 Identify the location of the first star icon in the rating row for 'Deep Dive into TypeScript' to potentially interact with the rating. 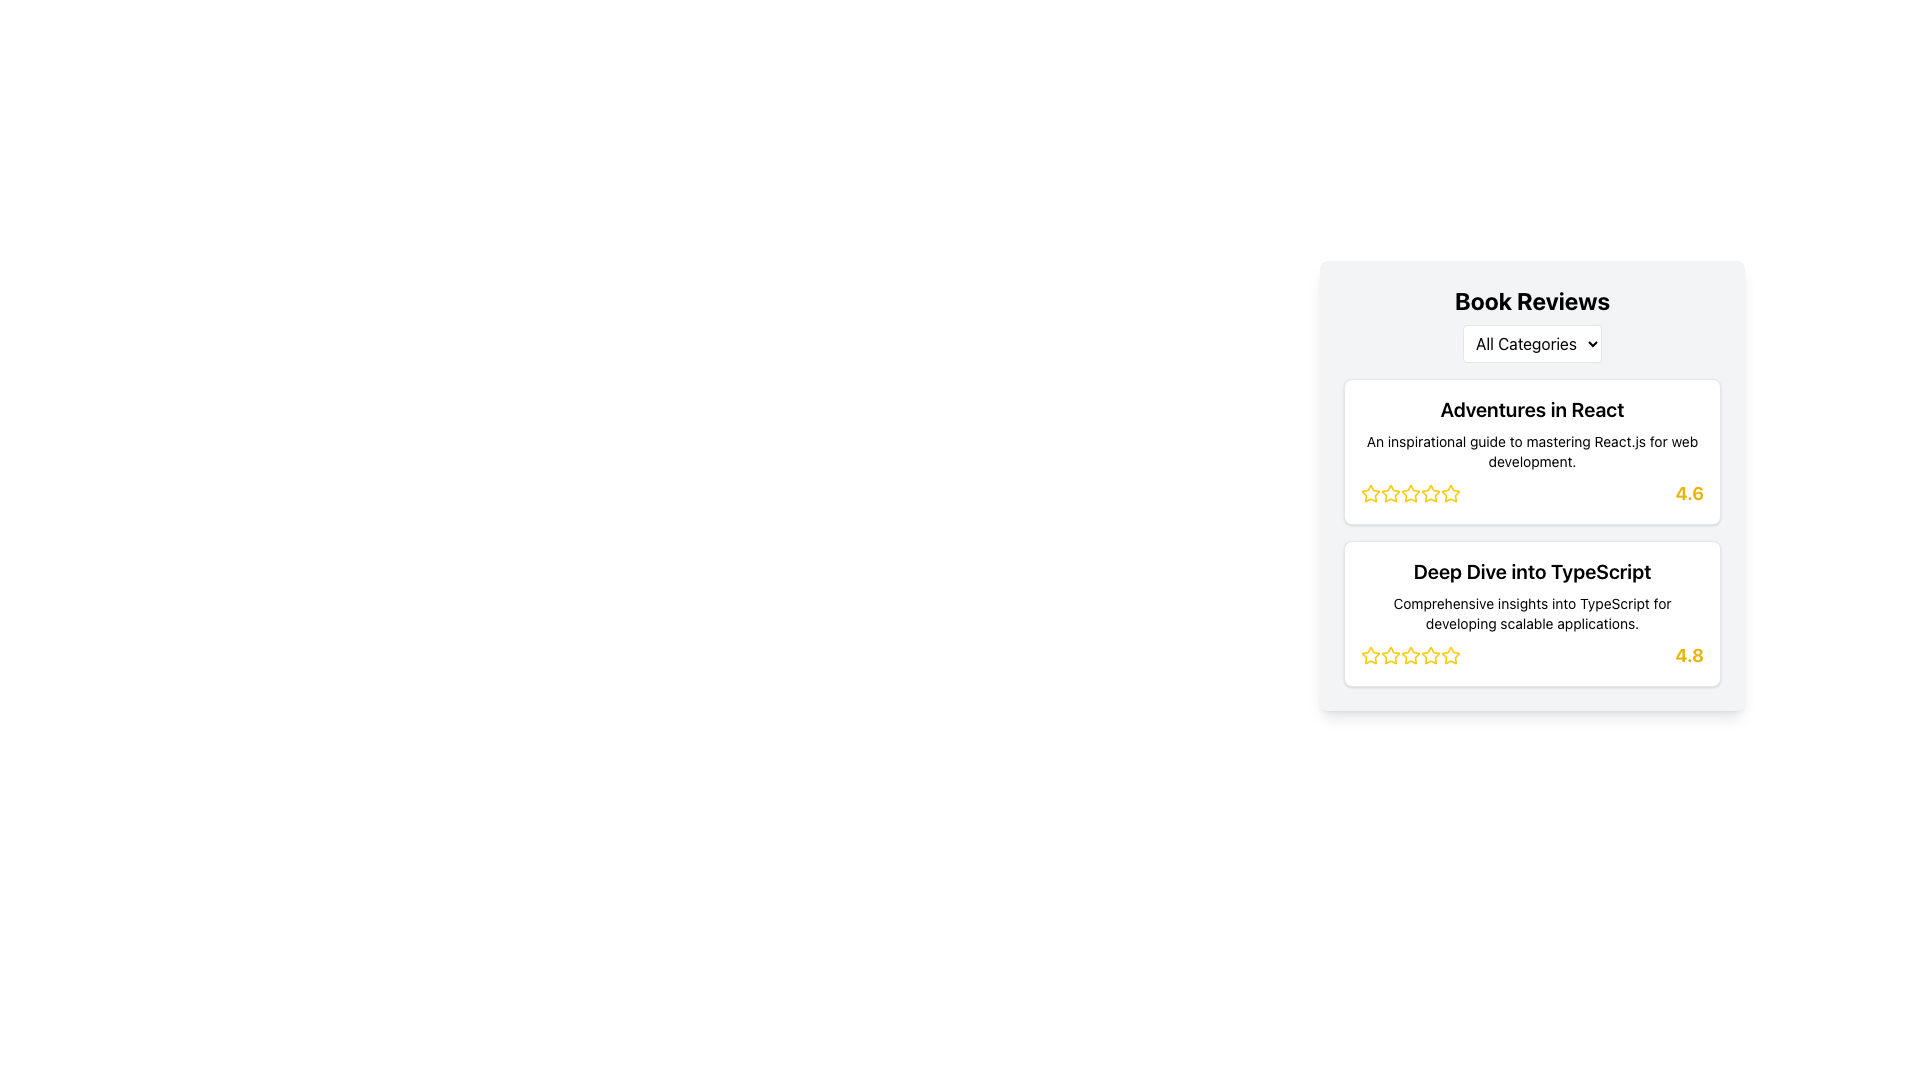
(1370, 655).